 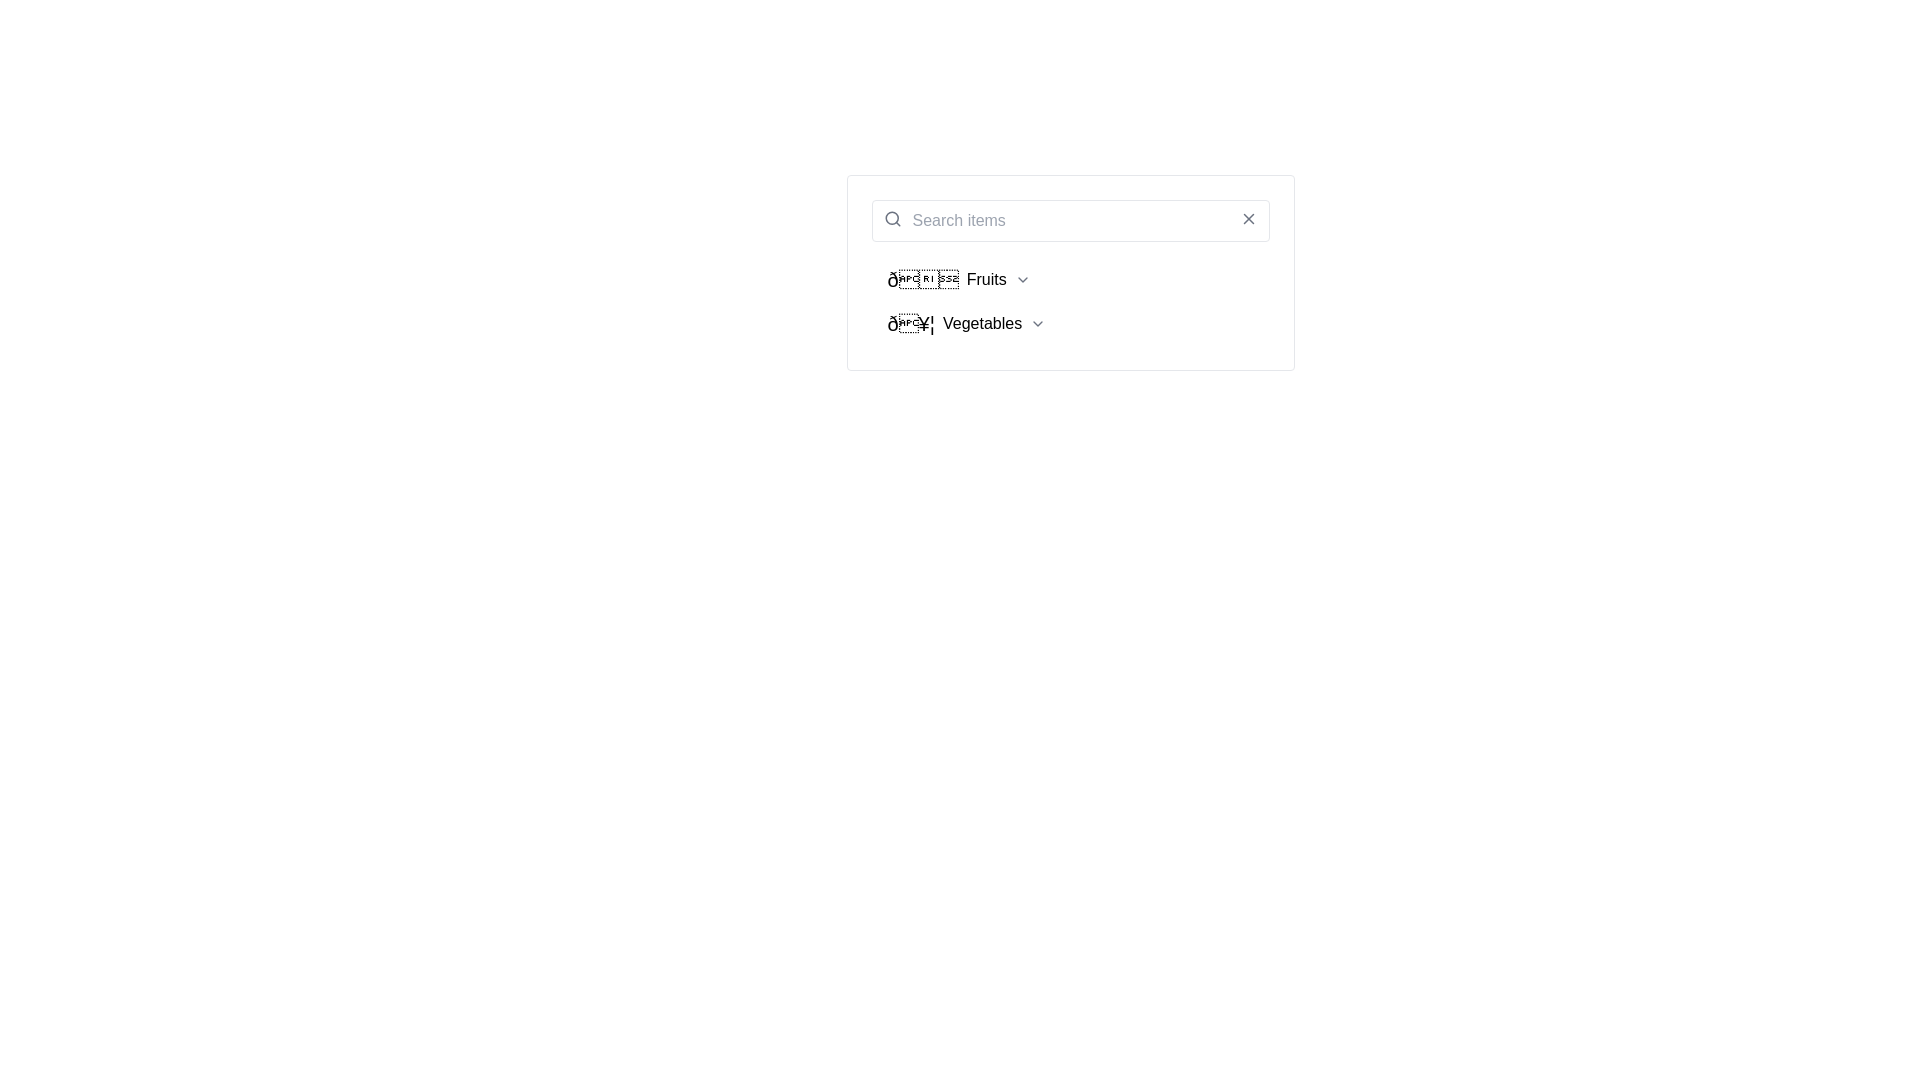 I want to click on the second menu item in the dropdown related to 'Vegetables', so click(x=966, y=323).